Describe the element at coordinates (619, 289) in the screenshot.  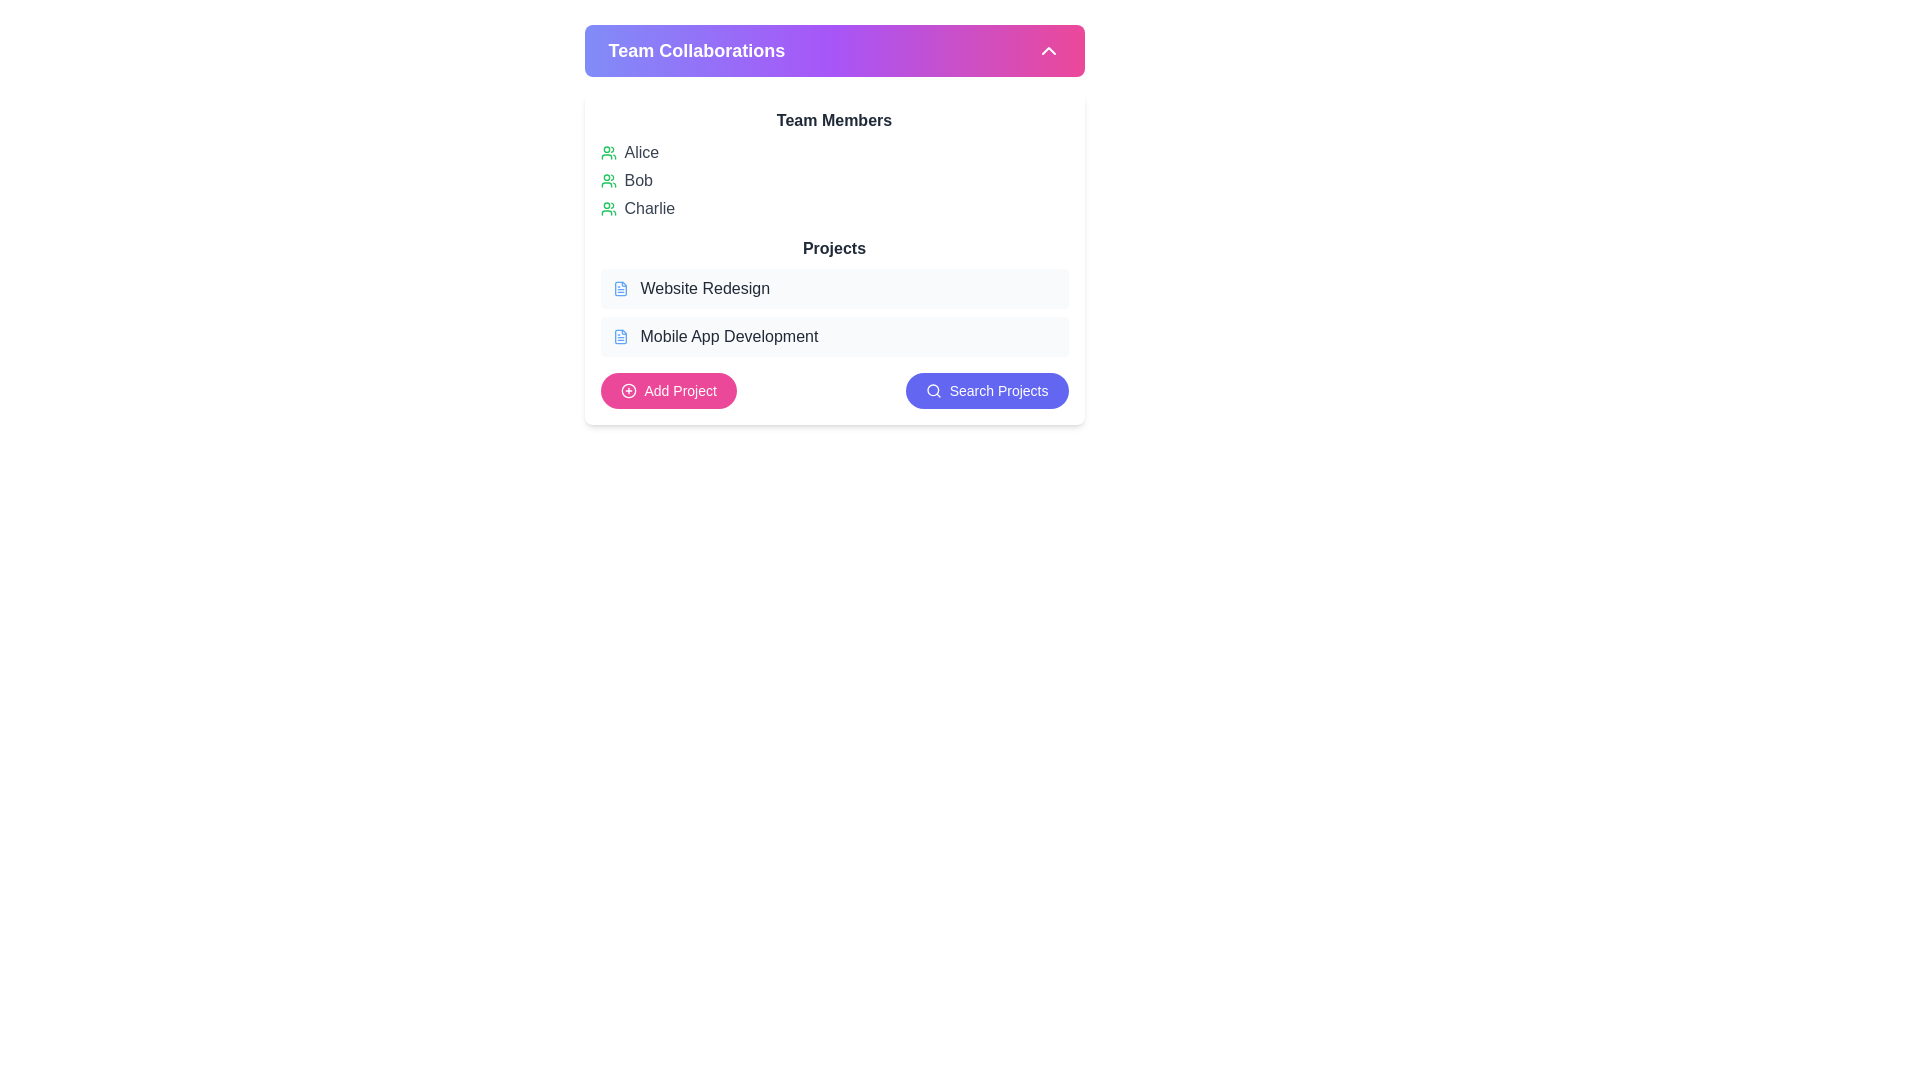
I see `the light blue document icon located at the leftmost side of the 'Website Redesign' row in the 'Projects' section, which is visually aligned with the text 'Website Redesign'` at that location.